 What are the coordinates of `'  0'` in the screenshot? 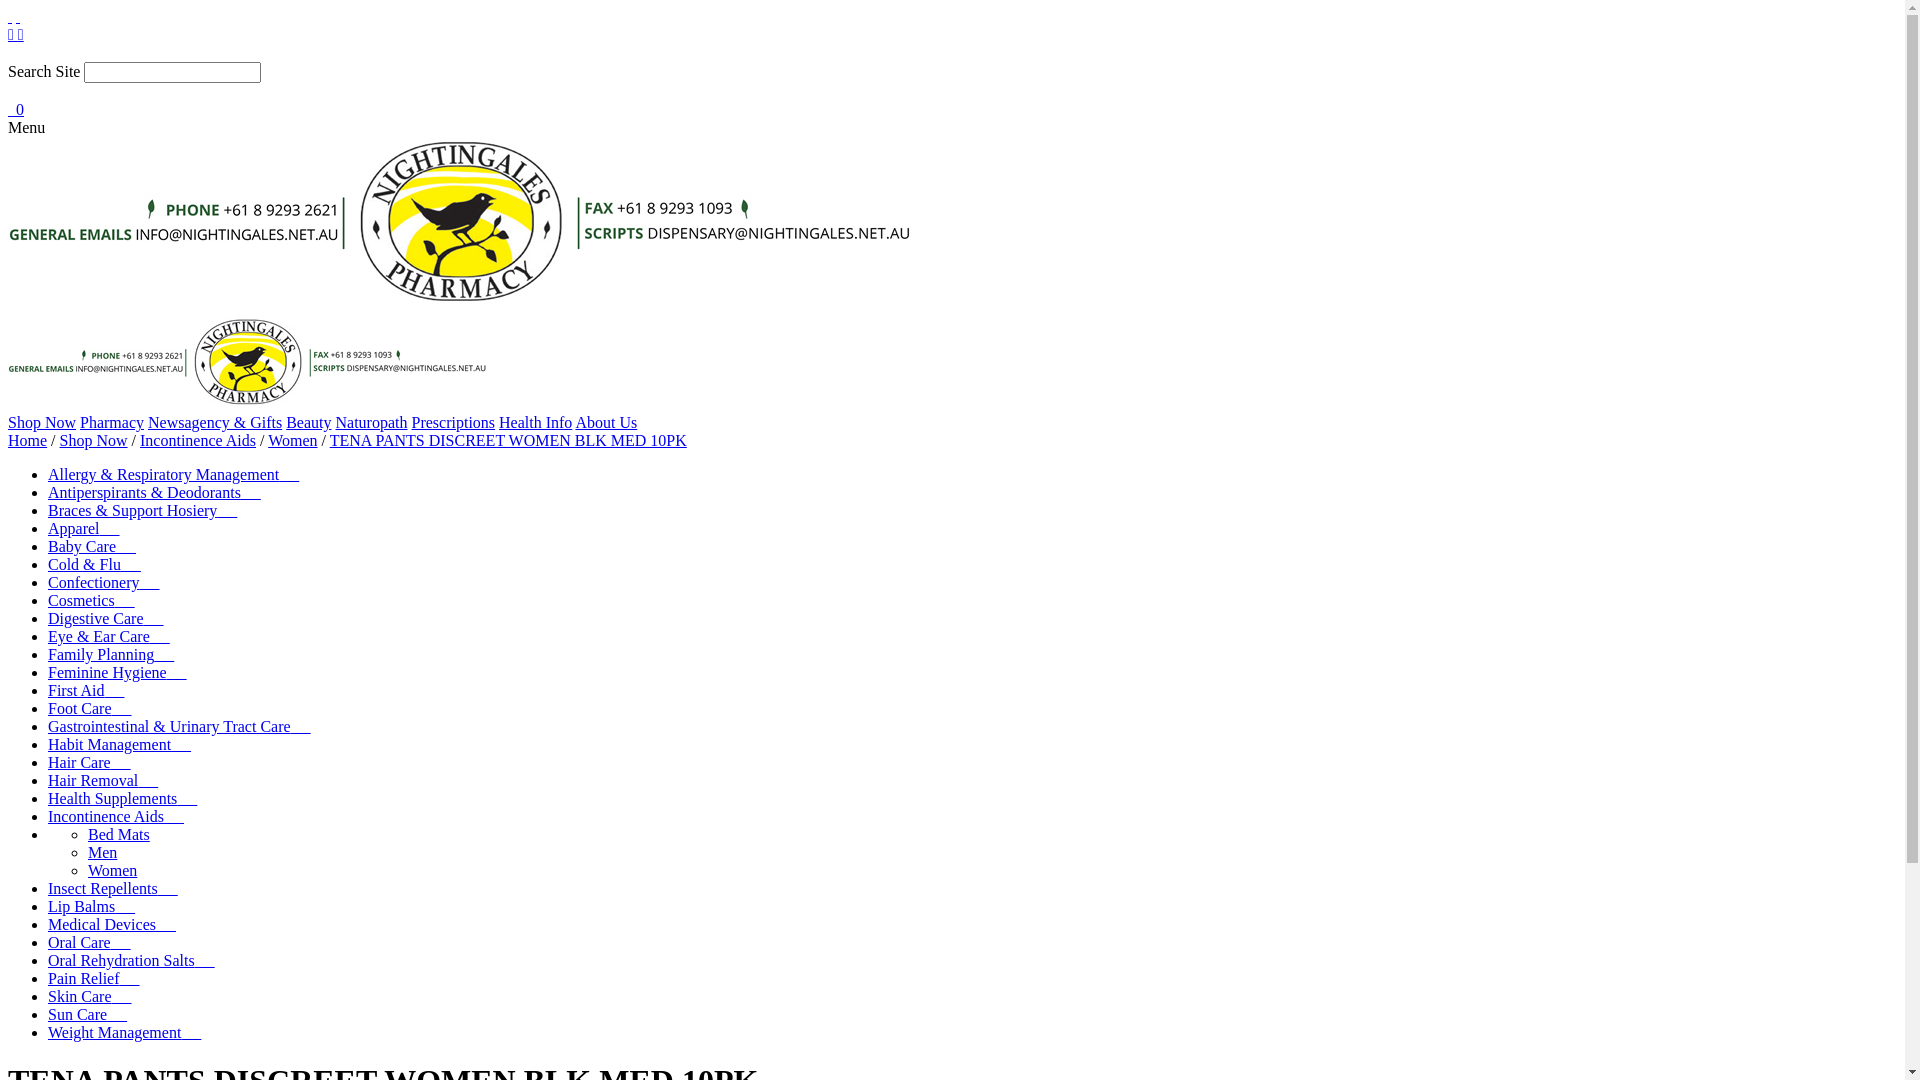 It's located at (8, 109).